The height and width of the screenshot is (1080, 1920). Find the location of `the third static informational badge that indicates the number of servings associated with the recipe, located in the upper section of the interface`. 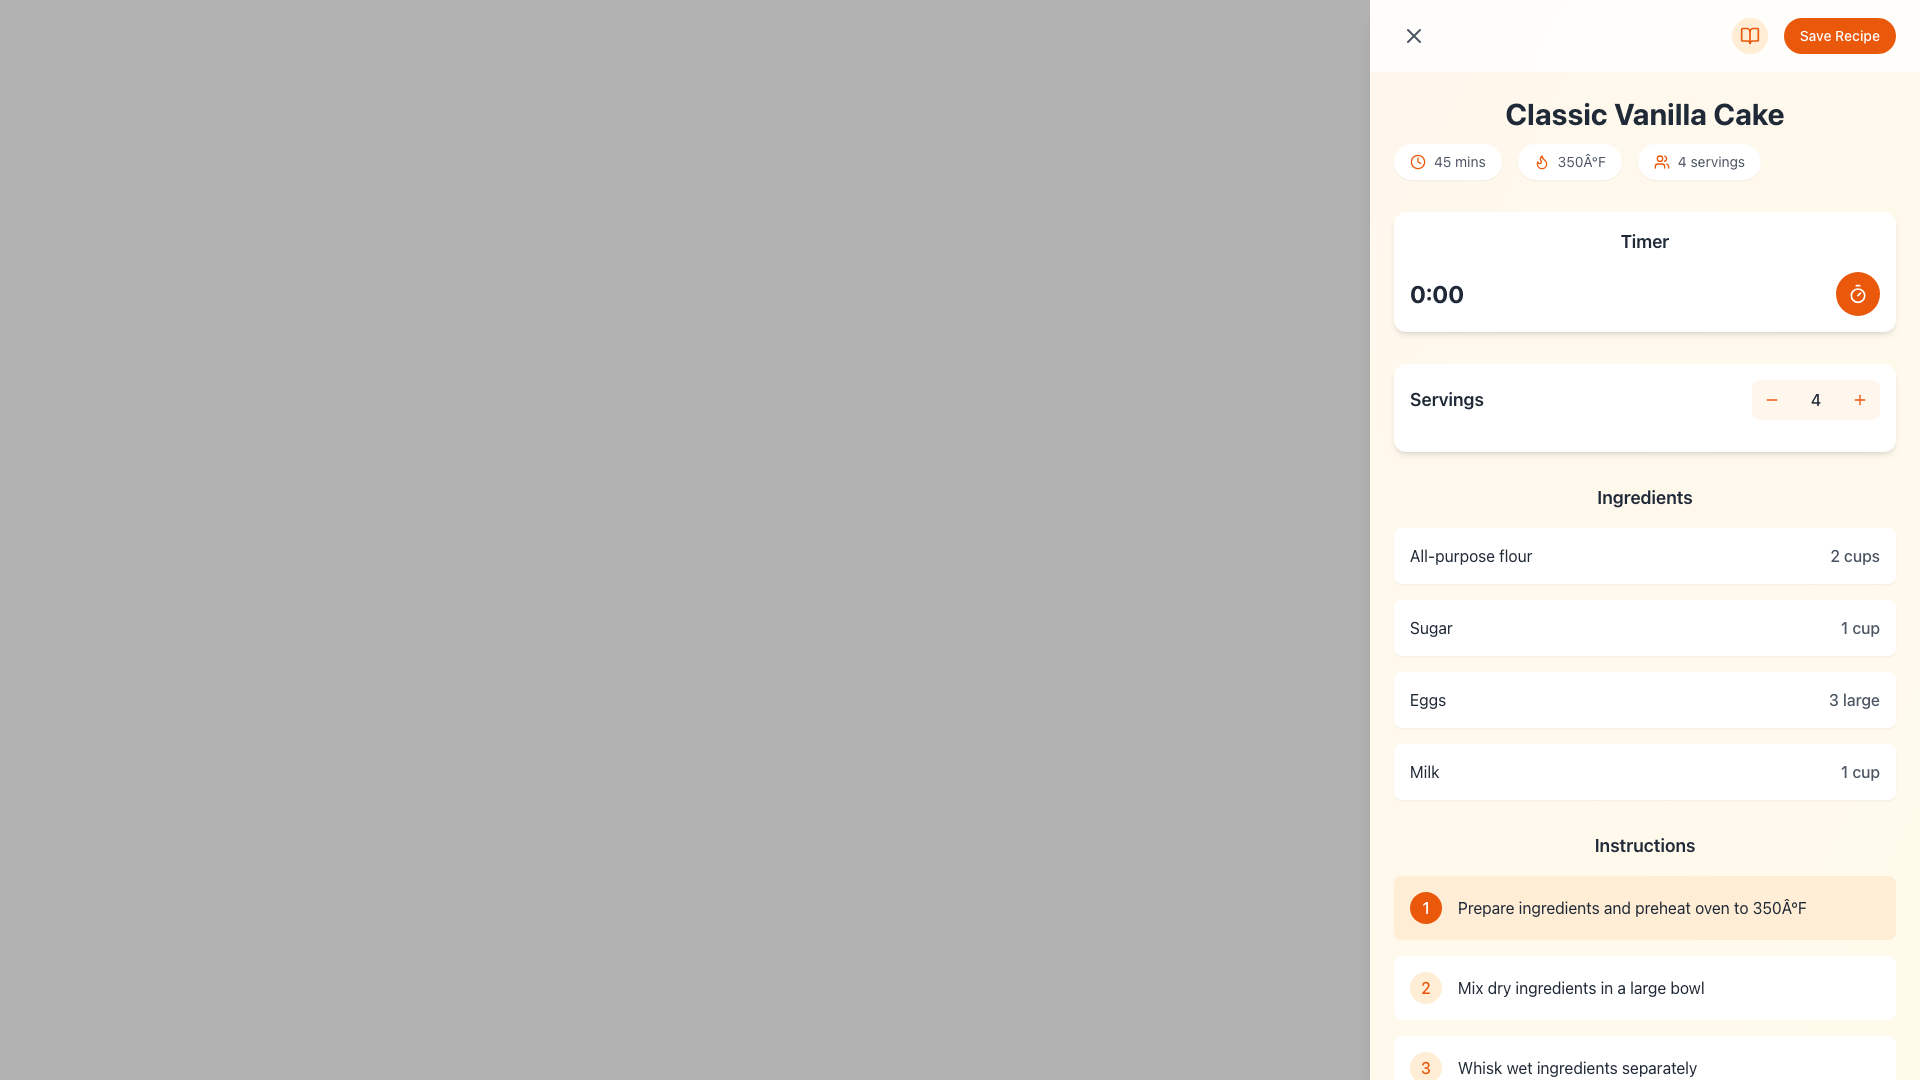

the third static informational badge that indicates the number of servings associated with the recipe, located in the upper section of the interface is located at coordinates (1698, 161).